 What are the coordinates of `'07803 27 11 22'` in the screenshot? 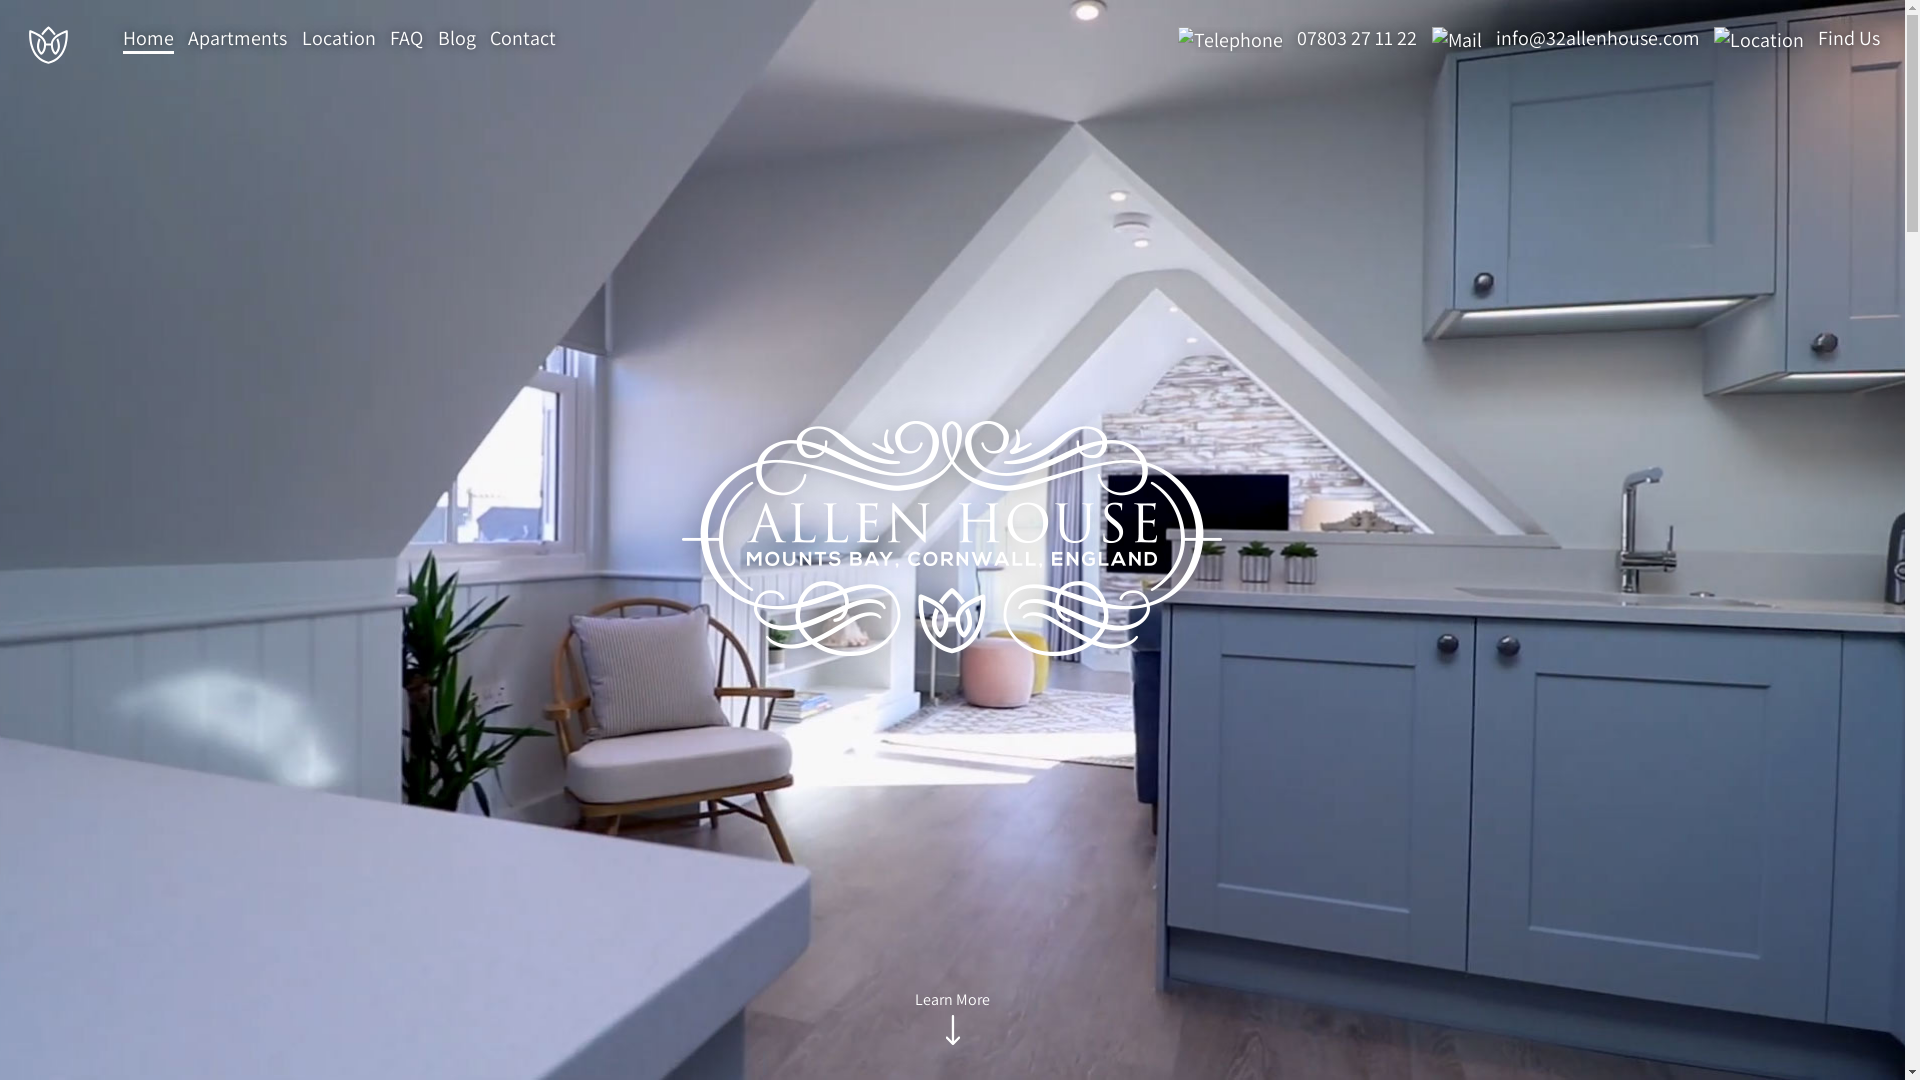 It's located at (1292, 38).